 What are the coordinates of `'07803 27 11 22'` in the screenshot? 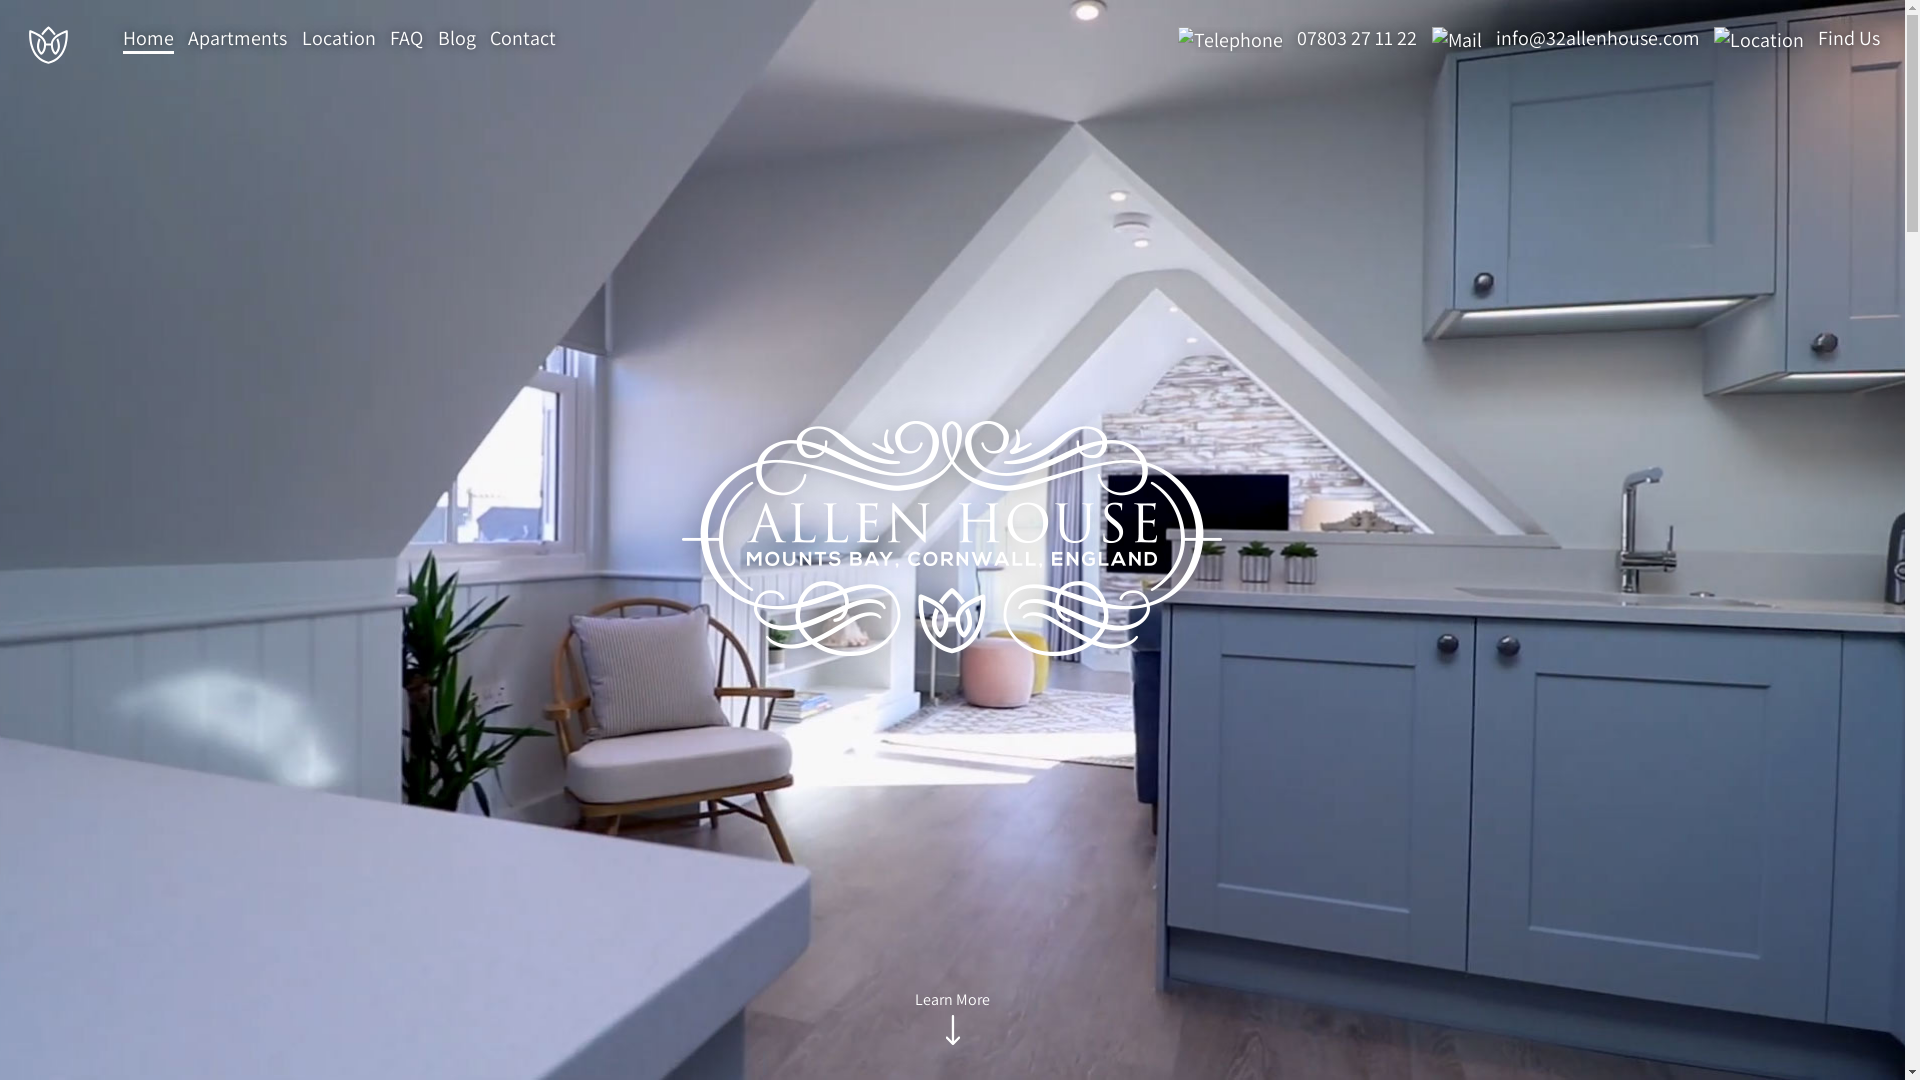 It's located at (1292, 38).